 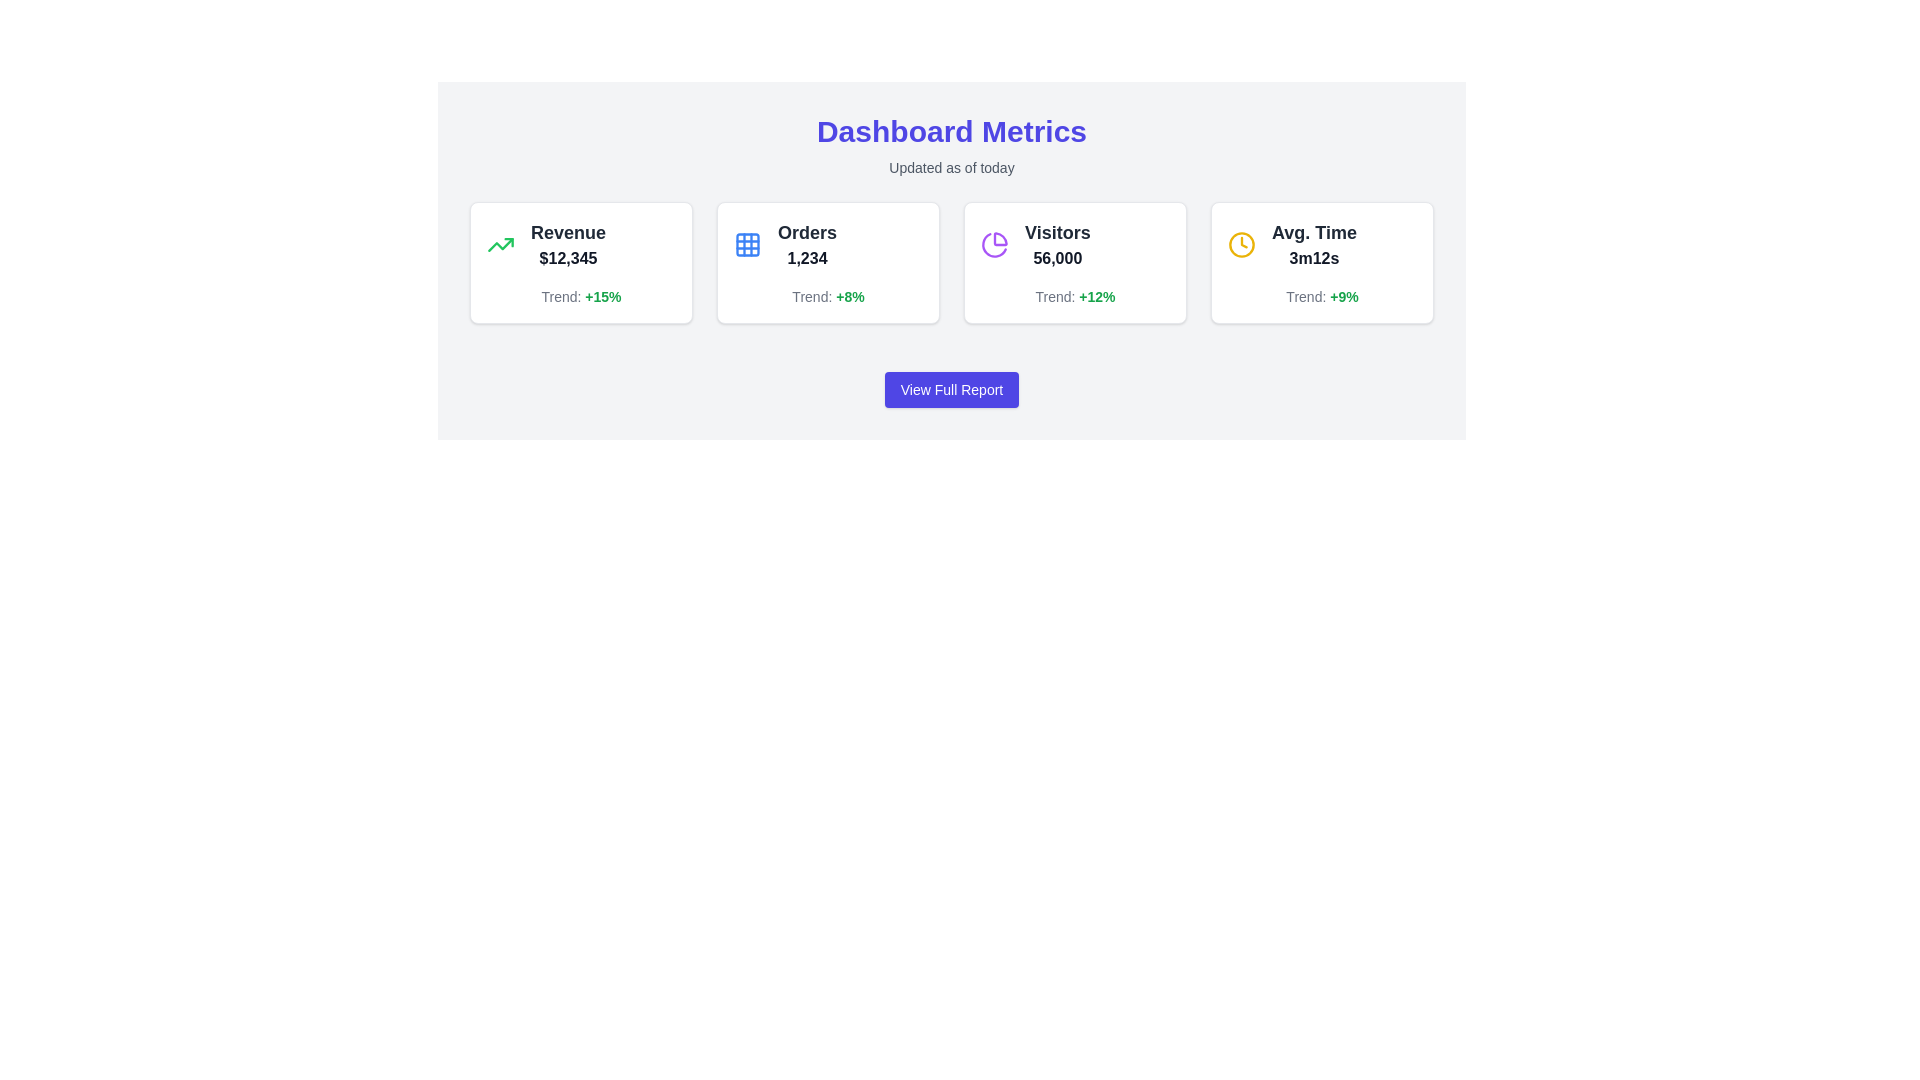 What do you see at coordinates (500, 244) in the screenshot?
I see `the graphical icon component representing an upward trend in the 'Revenue' card located in the upper left corner` at bounding box center [500, 244].